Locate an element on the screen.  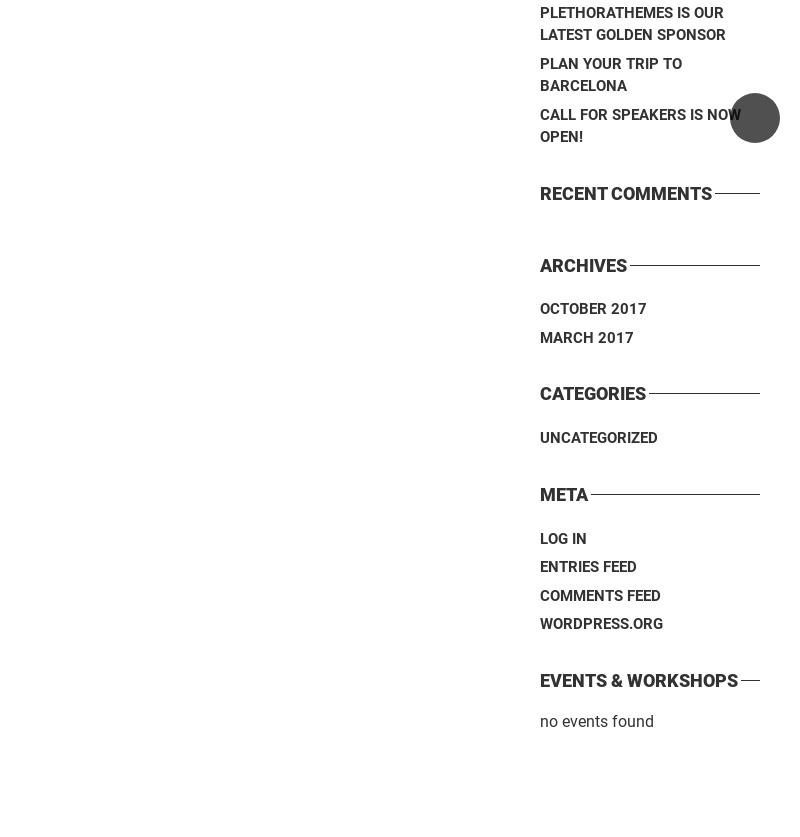
'October 2017' is located at coordinates (592, 309).